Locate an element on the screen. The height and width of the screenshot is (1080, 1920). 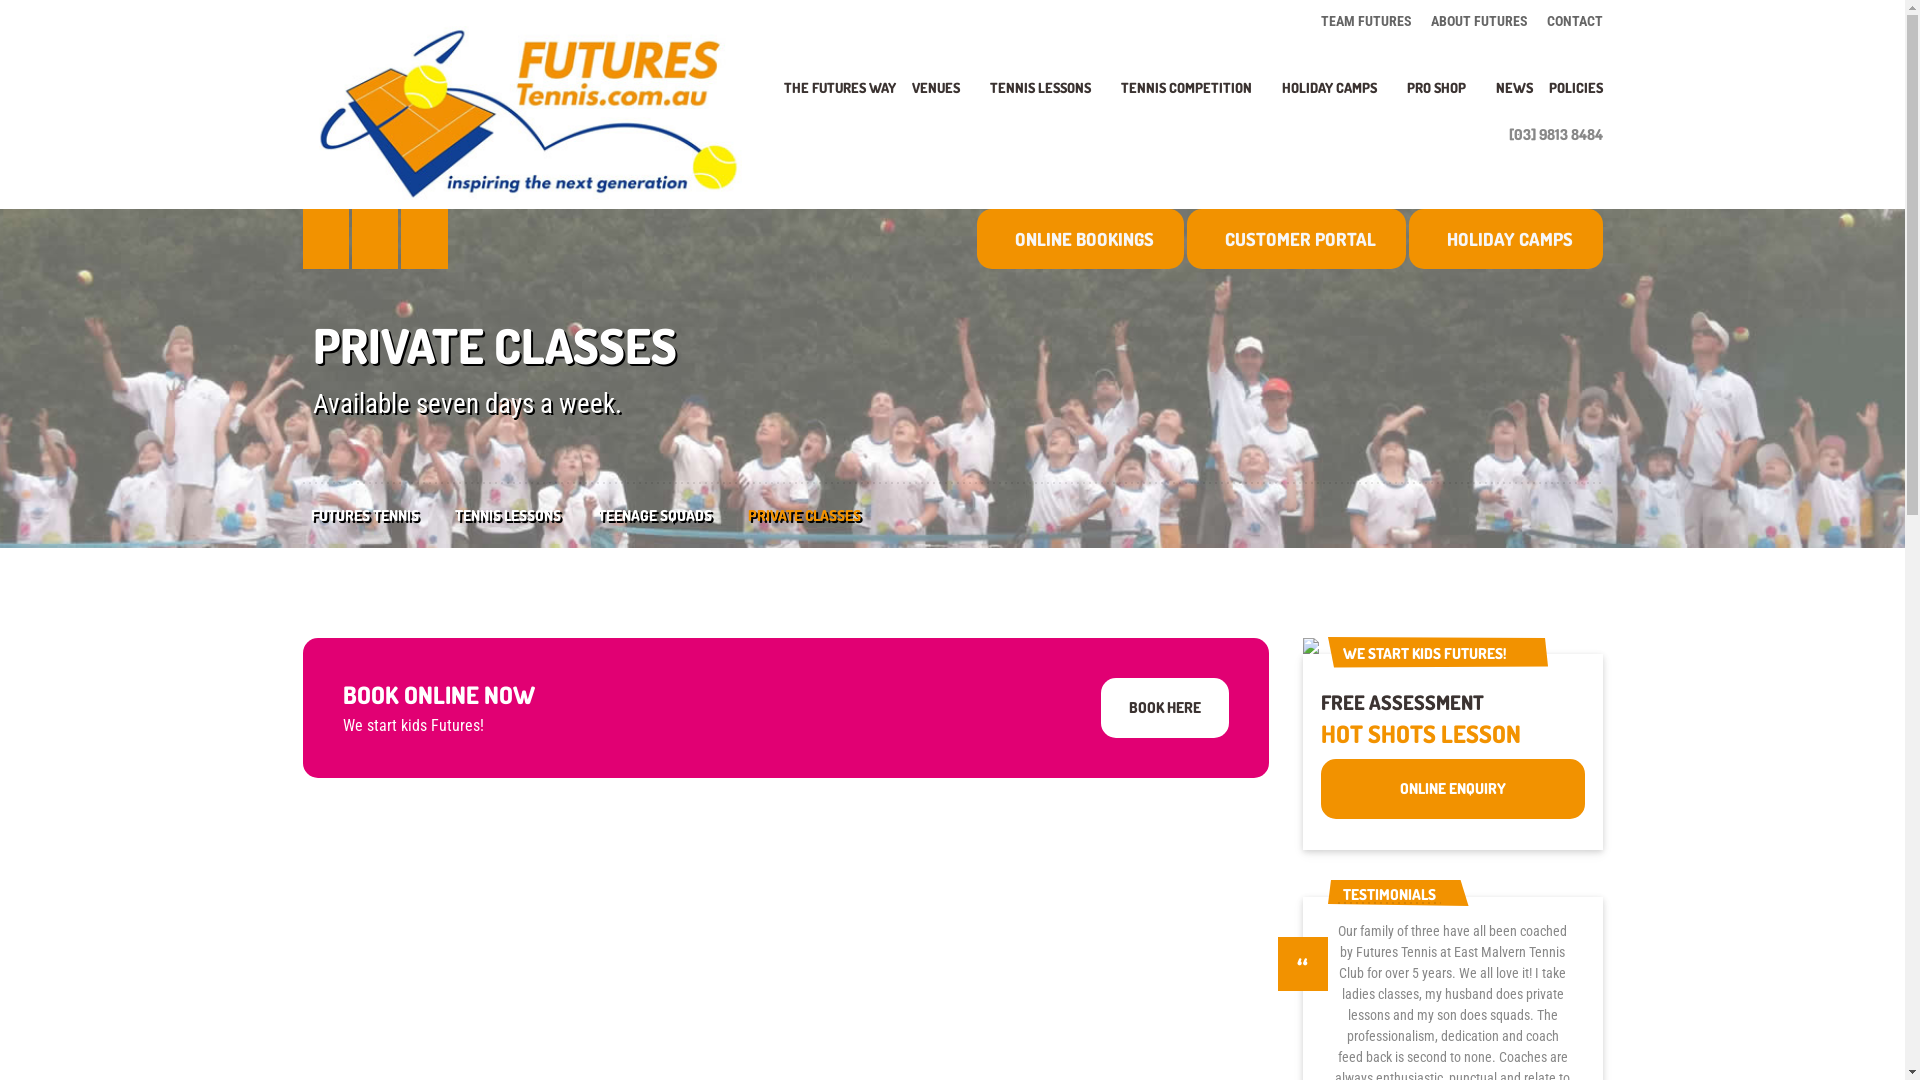
'POLICIES' is located at coordinates (1539, 98).